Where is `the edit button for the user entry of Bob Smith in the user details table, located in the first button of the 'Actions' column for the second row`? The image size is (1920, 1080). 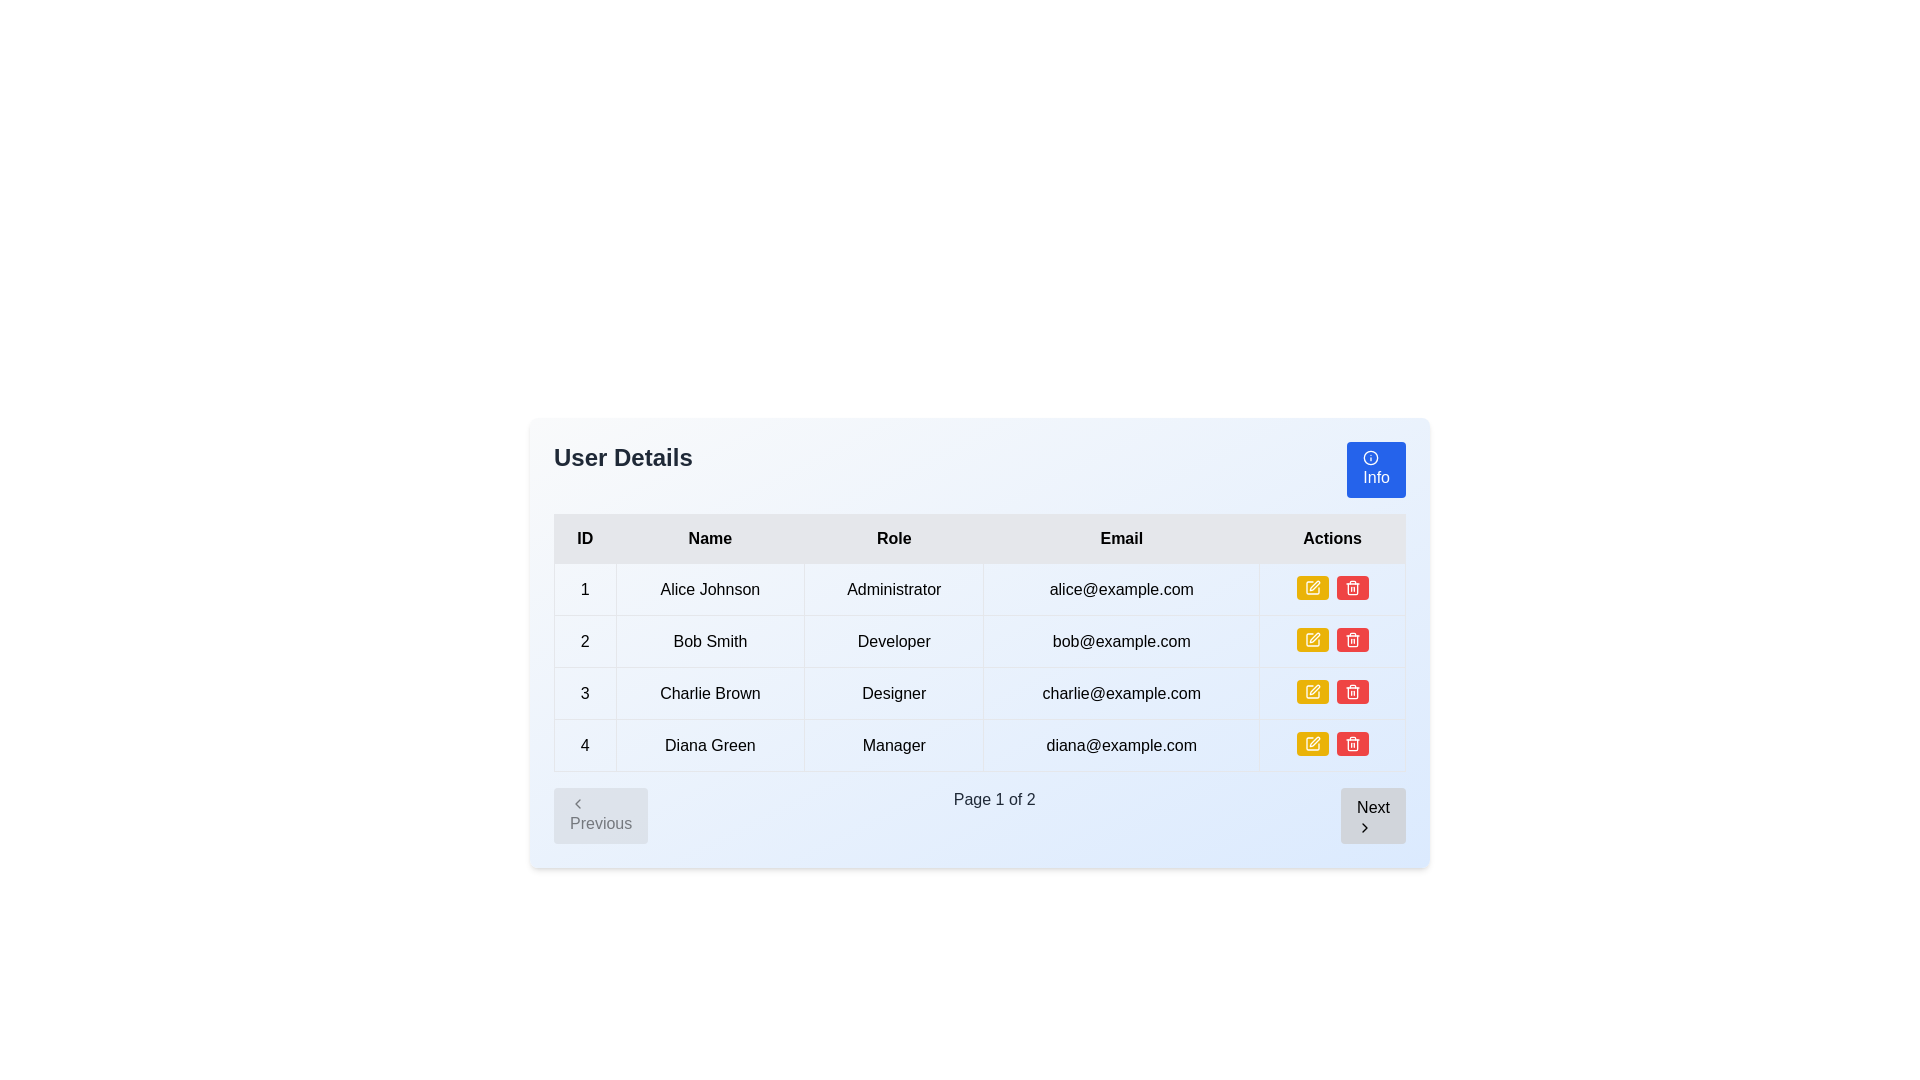 the edit button for the user entry of Bob Smith in the user details table, located in the first button of the 'Actions' column for the second row is located at coordinates (1312, 640).